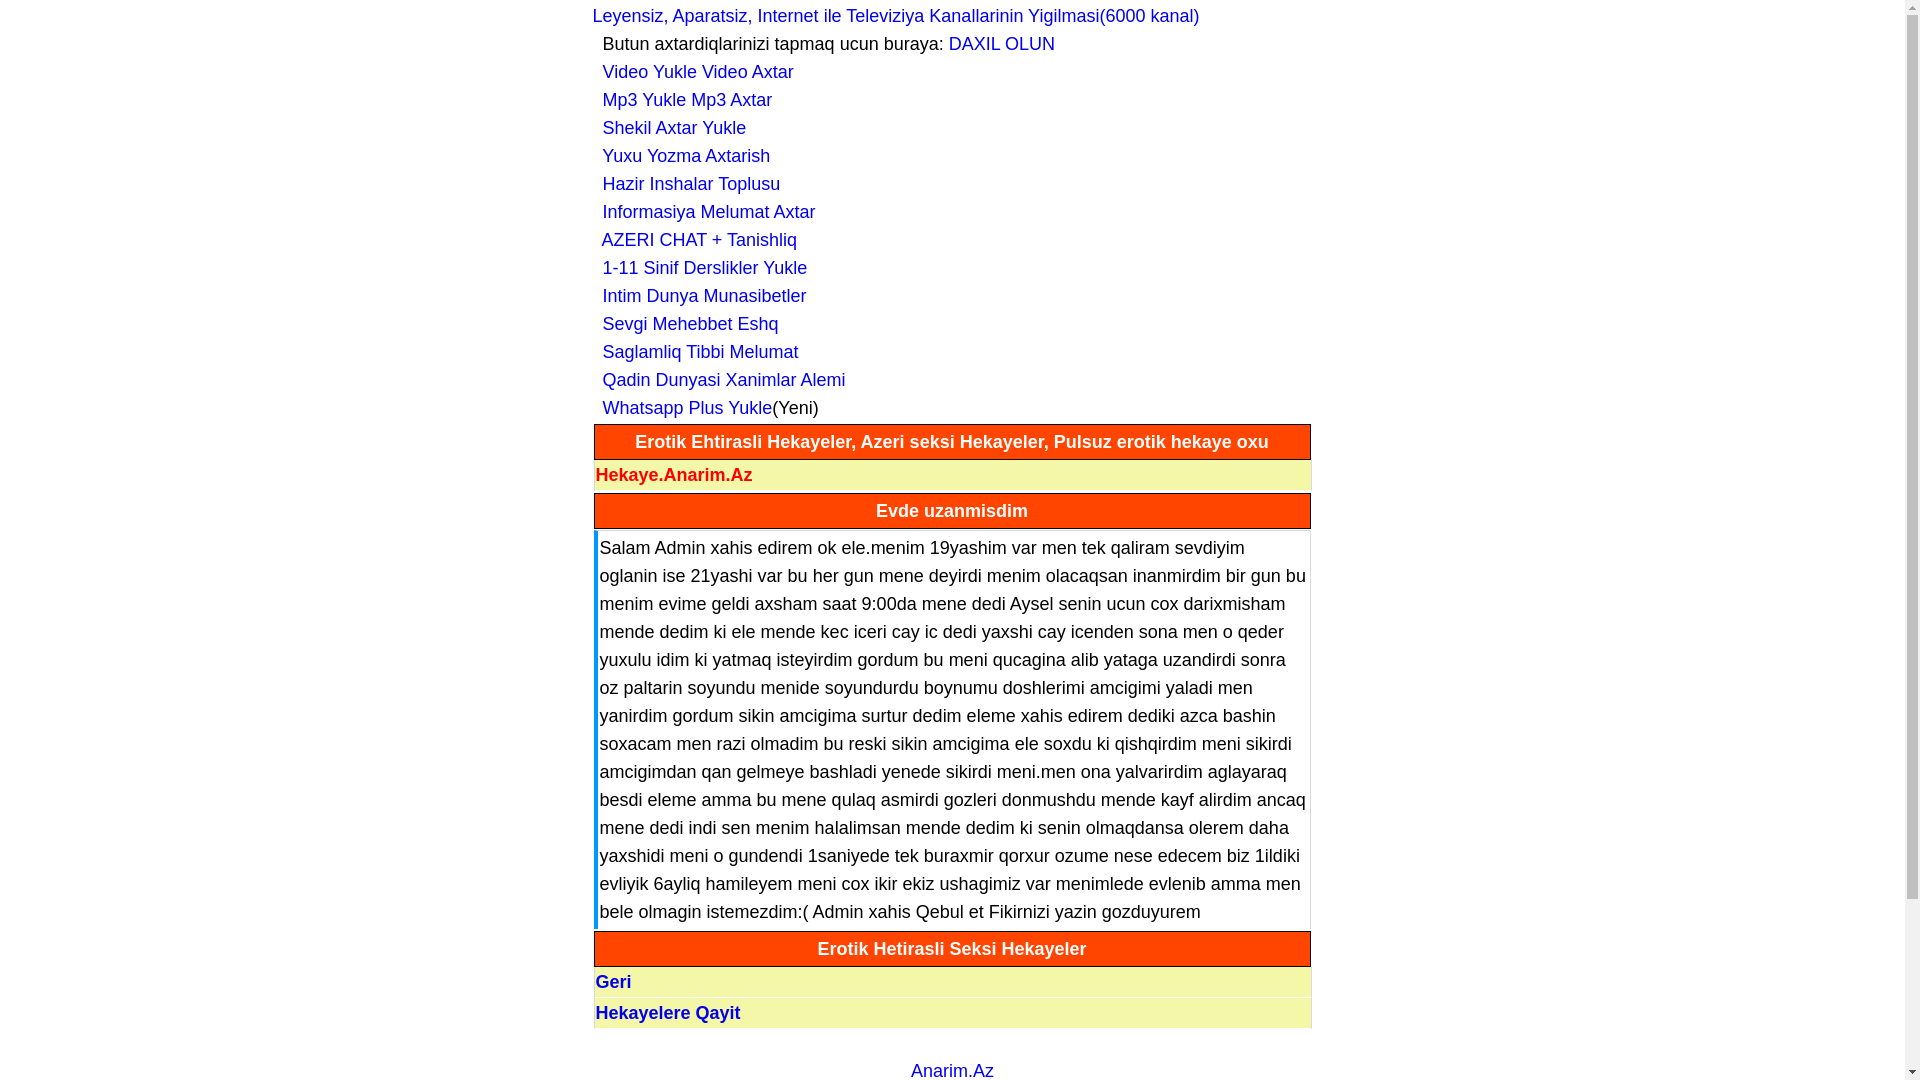 This screenshot has height=1080, width=1920. Describe the element at coordinates (594, 1013) in the screenshot. I see `'Hekayelere Qayit'` at that location.